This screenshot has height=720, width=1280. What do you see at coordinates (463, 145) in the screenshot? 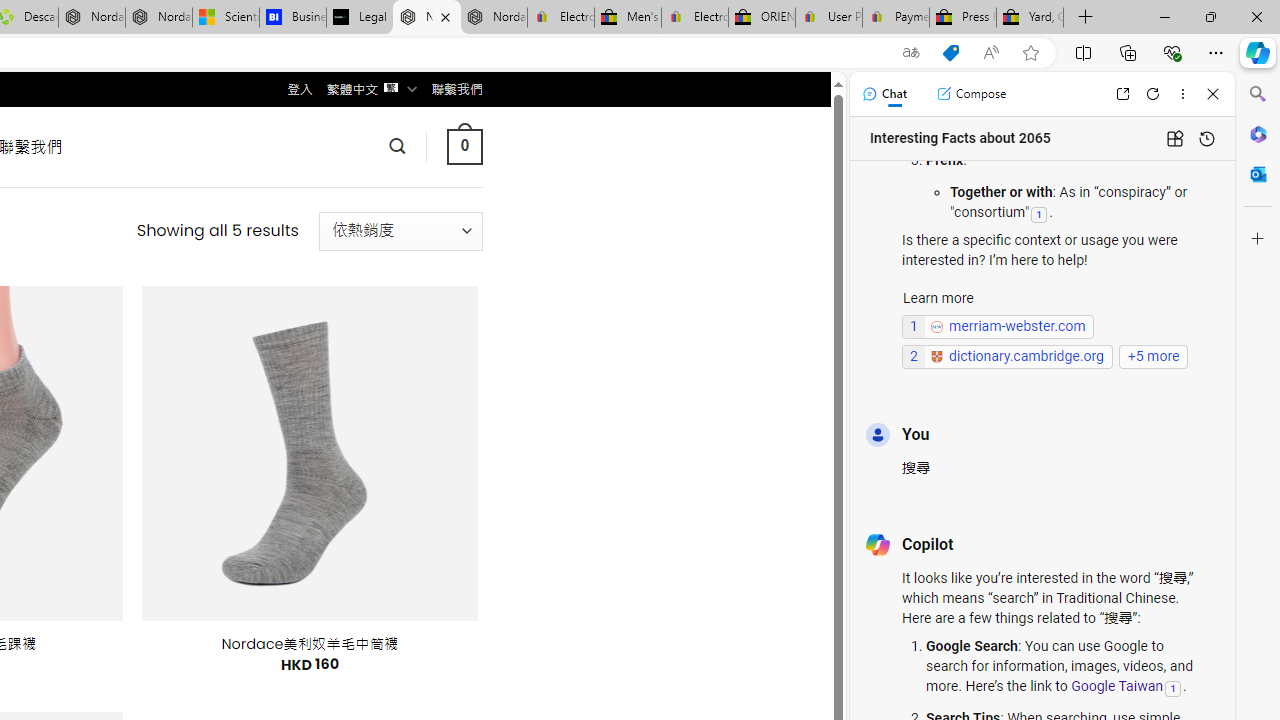
I see `'  0  '` at bounding box center [463, 145].